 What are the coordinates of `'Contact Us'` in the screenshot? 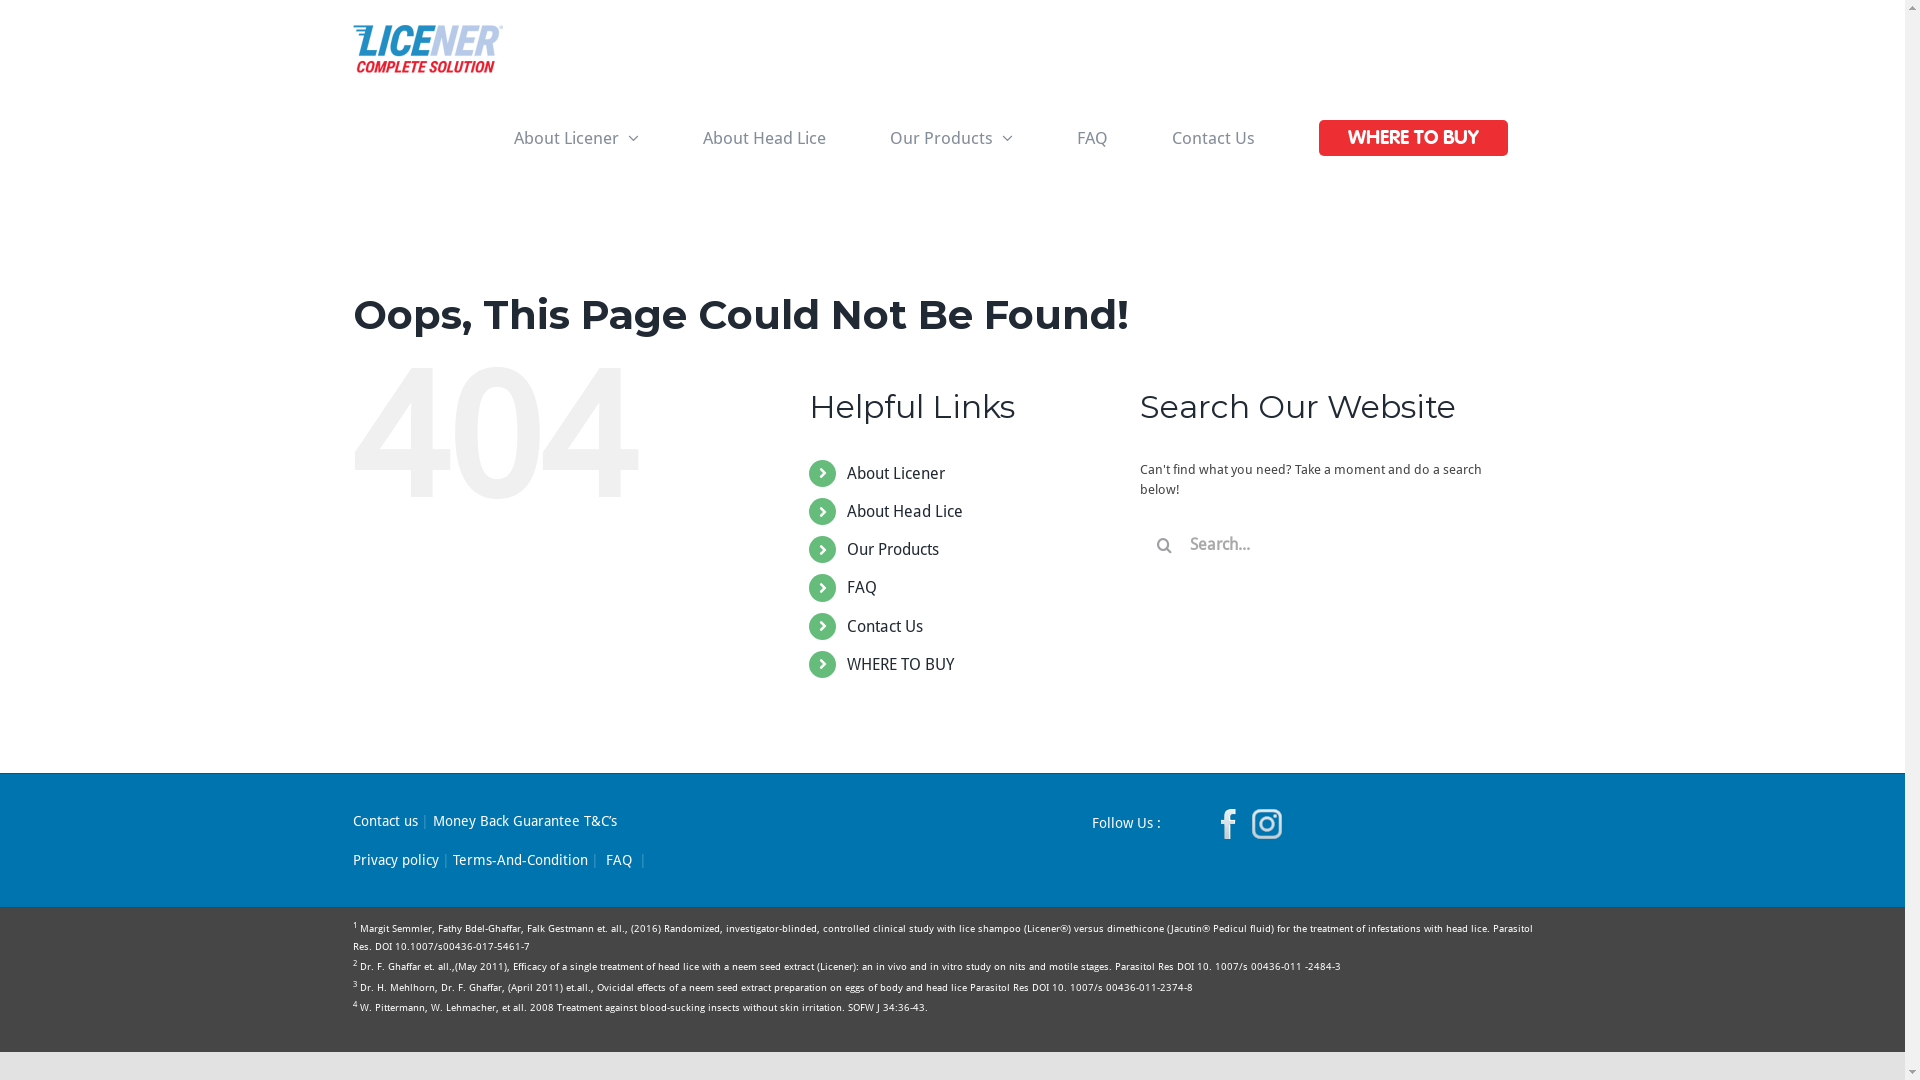 It's located at (1212, 137).